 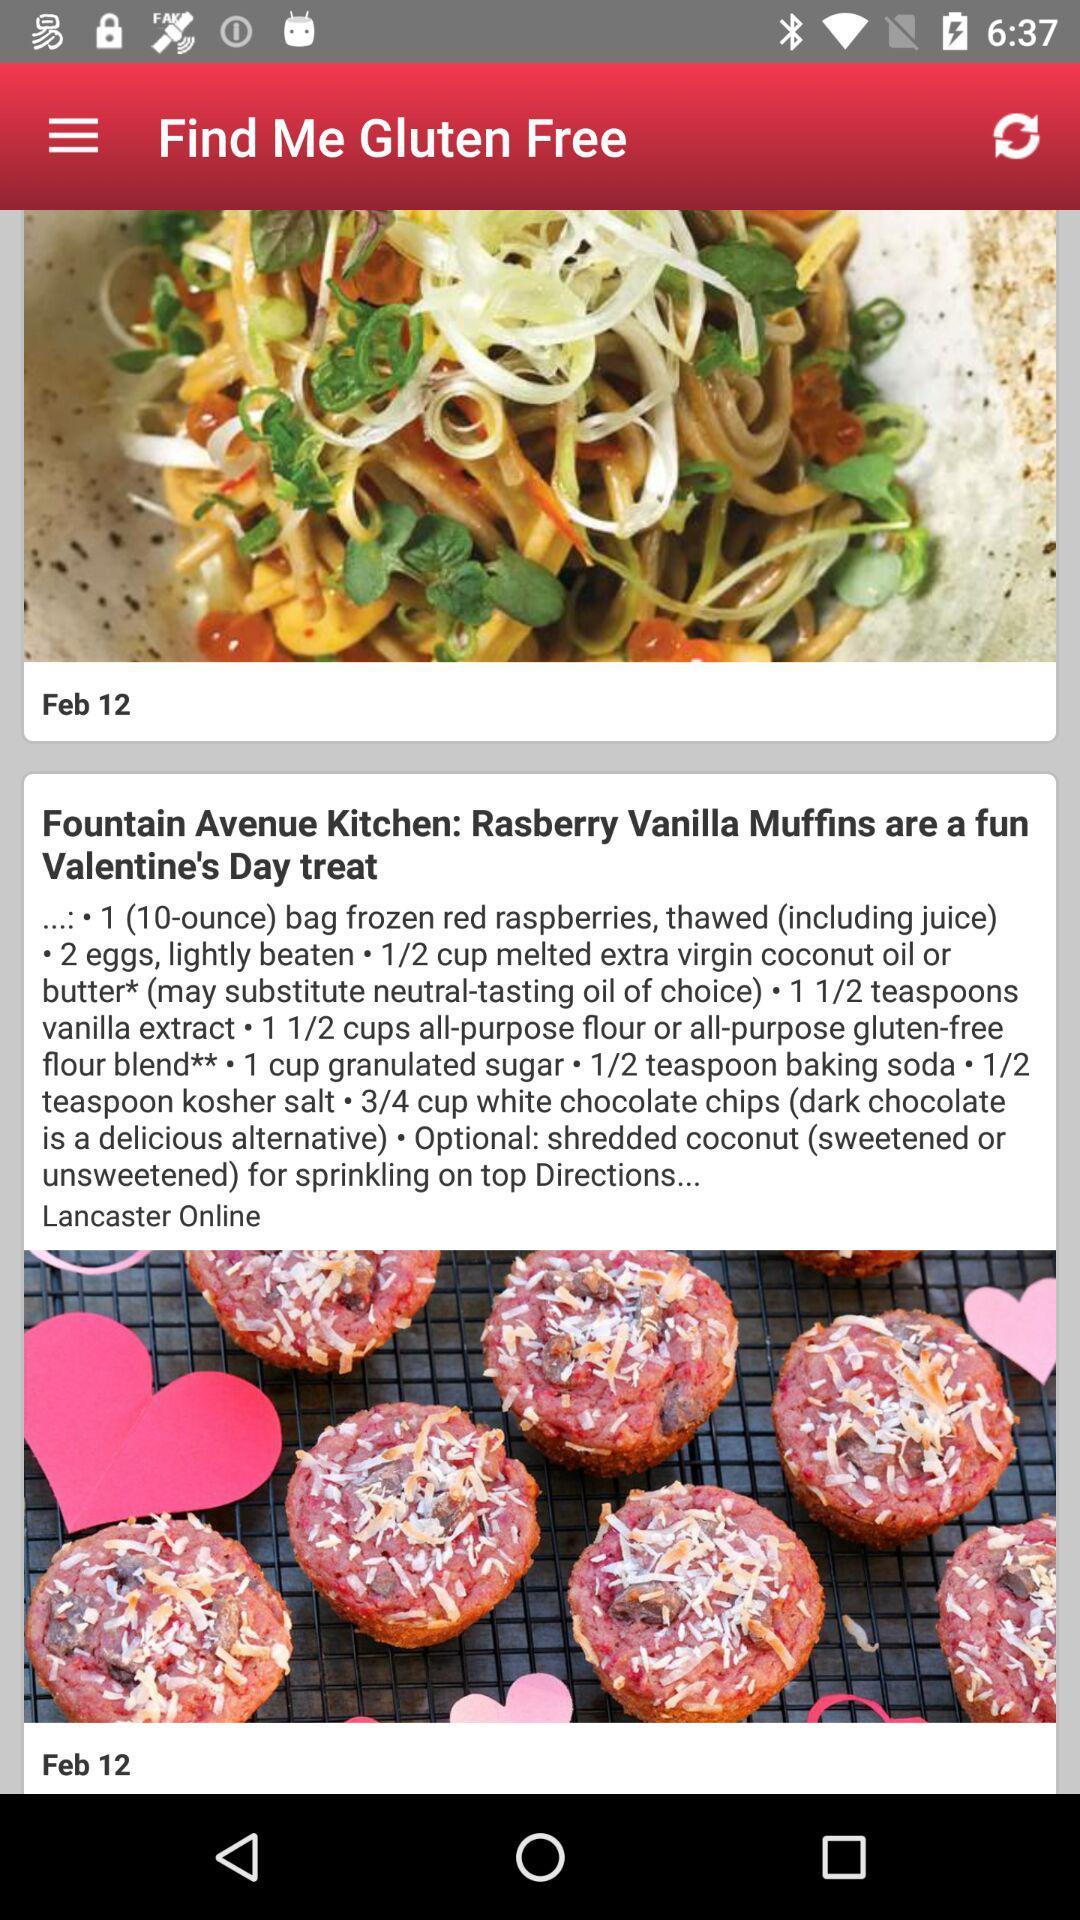 What do you see at coordinates (72, 135) in the screenshot?
I see `icon to the left of find me gluten item` at bounding box center [72, 135].